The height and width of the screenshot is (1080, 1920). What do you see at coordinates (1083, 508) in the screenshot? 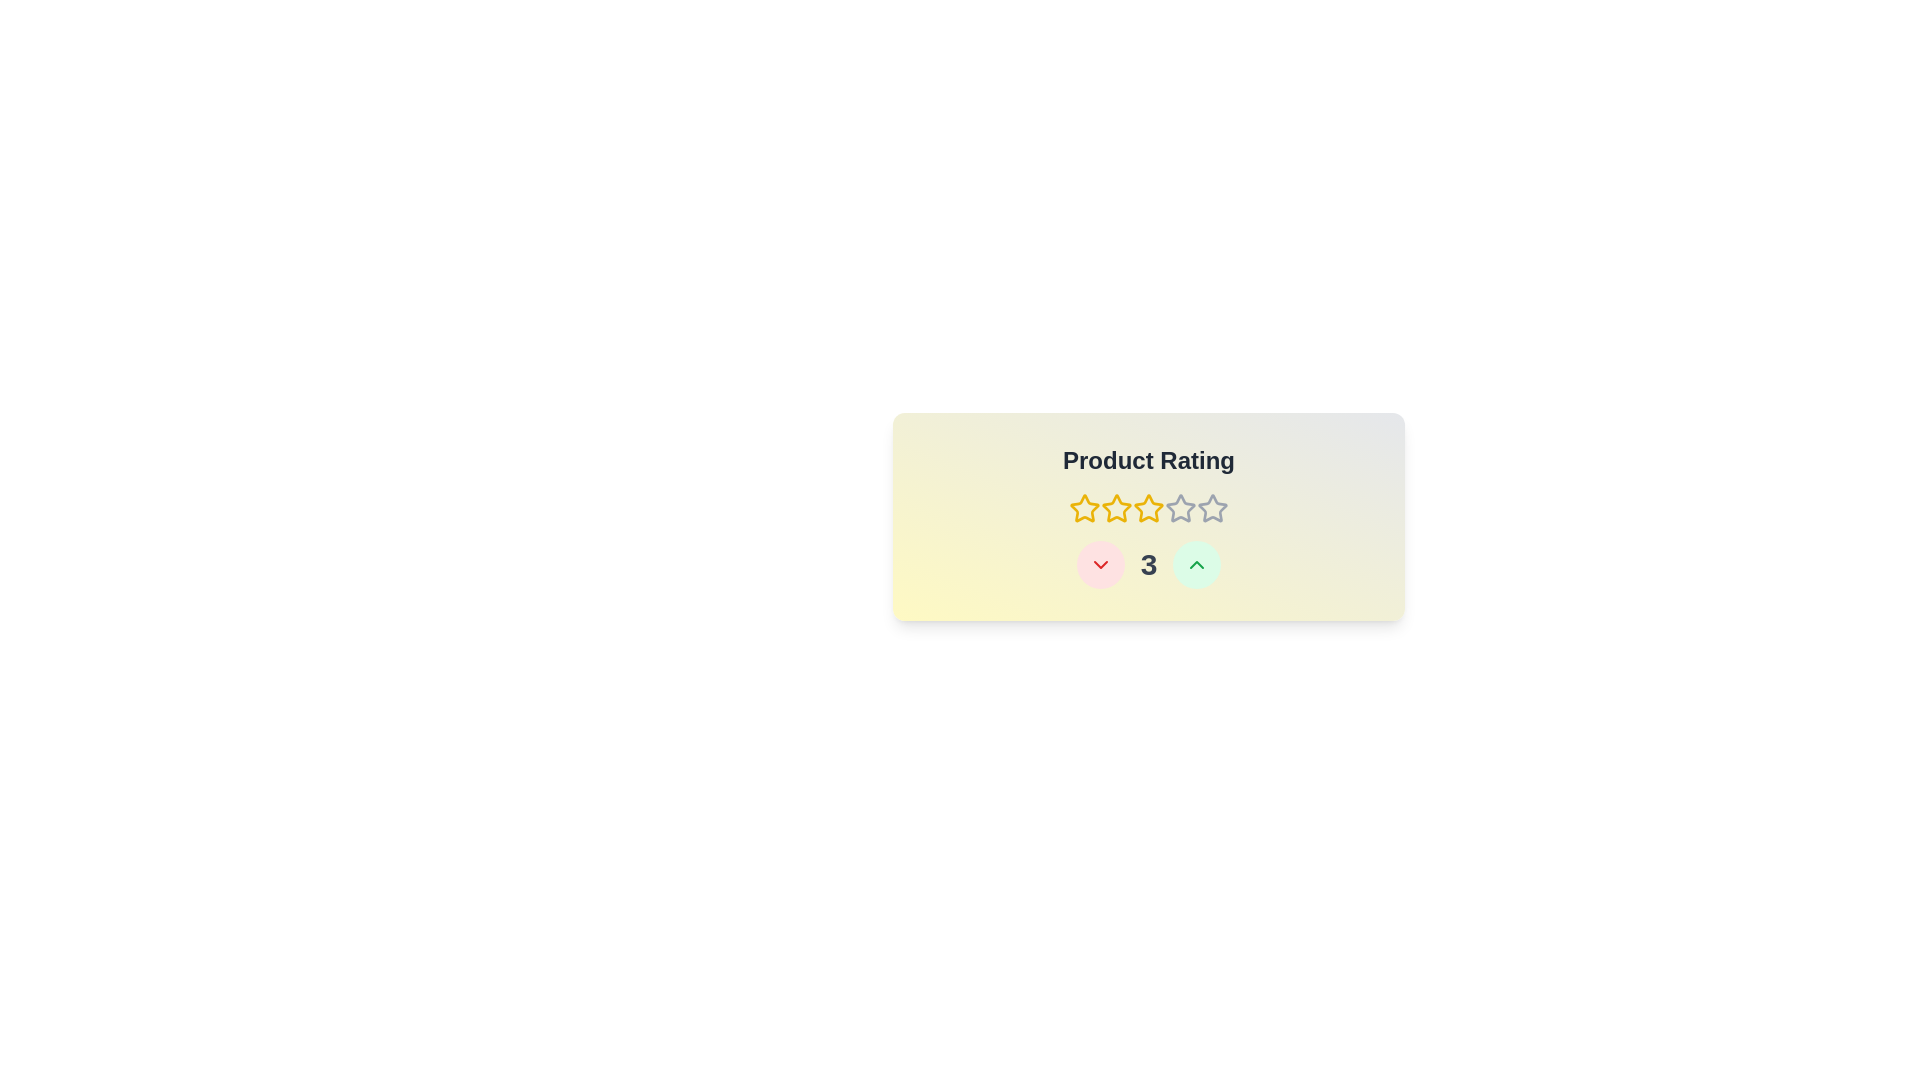
I see `the first star rating icon in the 'Product Rating' section` at bounding box center [1083, 508].